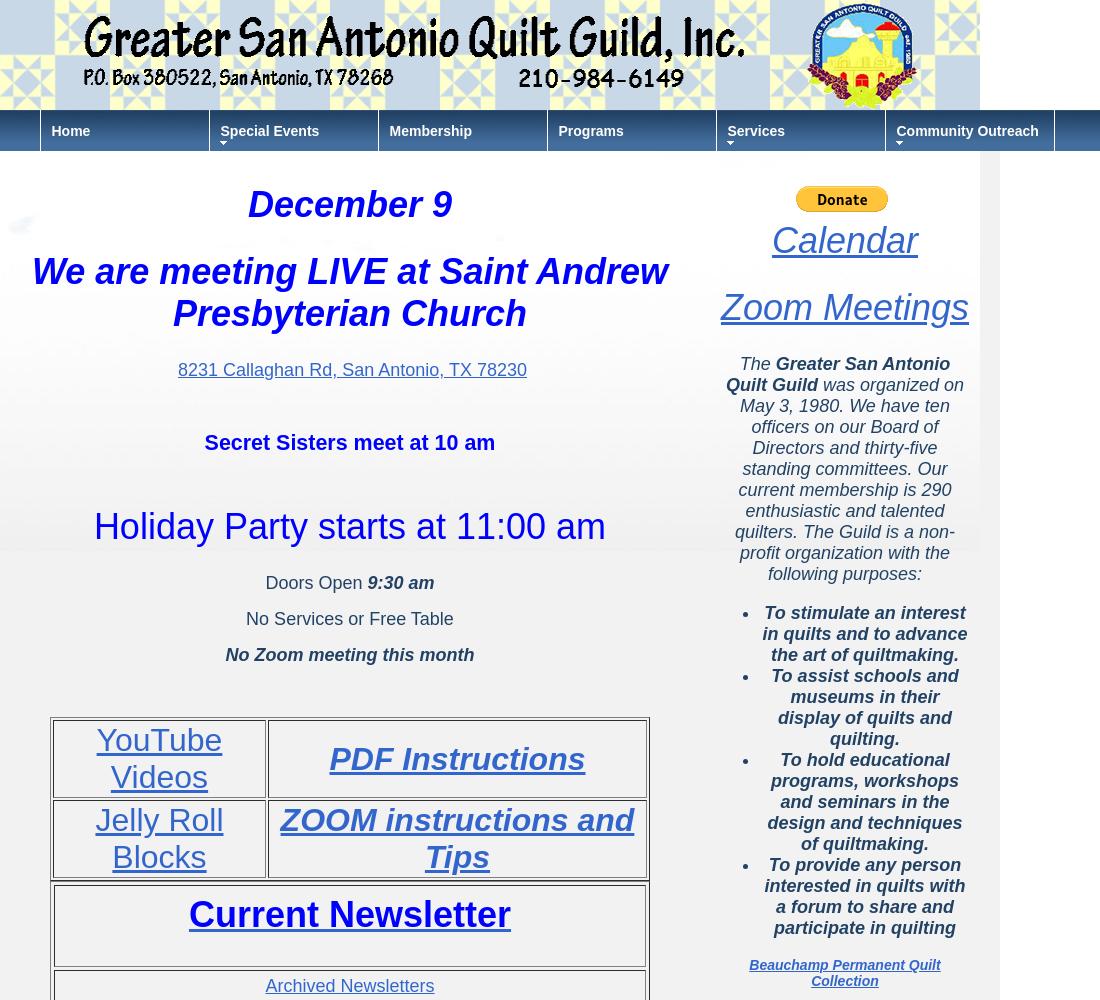 The width and height of the screenshot is (1100, 1000). What do you see at coordinates (863, 802) in the screenshot?
I see `'To hold educational programs, workshops and seminars in the design and techniques of quiltmaking.'` at bounding box center [863, 802].